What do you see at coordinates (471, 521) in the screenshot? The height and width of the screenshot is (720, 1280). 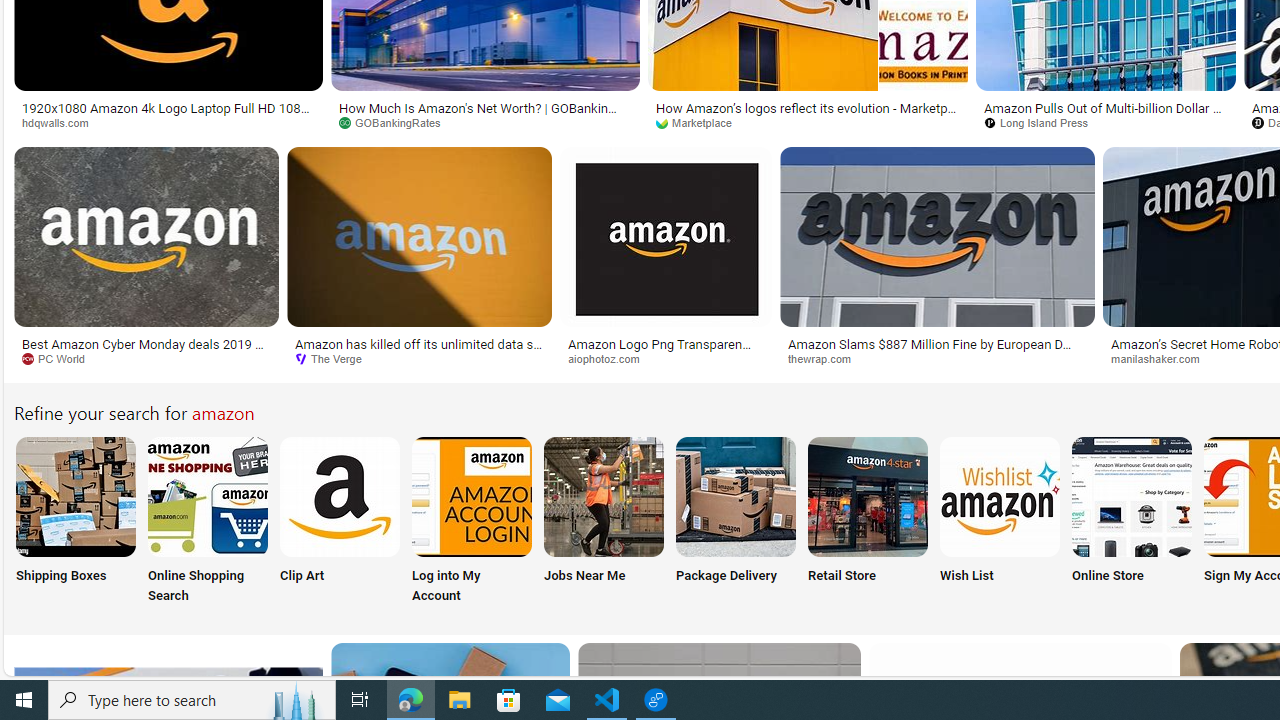 I see `'Log into My Account'` at bounding box center [471, 521].